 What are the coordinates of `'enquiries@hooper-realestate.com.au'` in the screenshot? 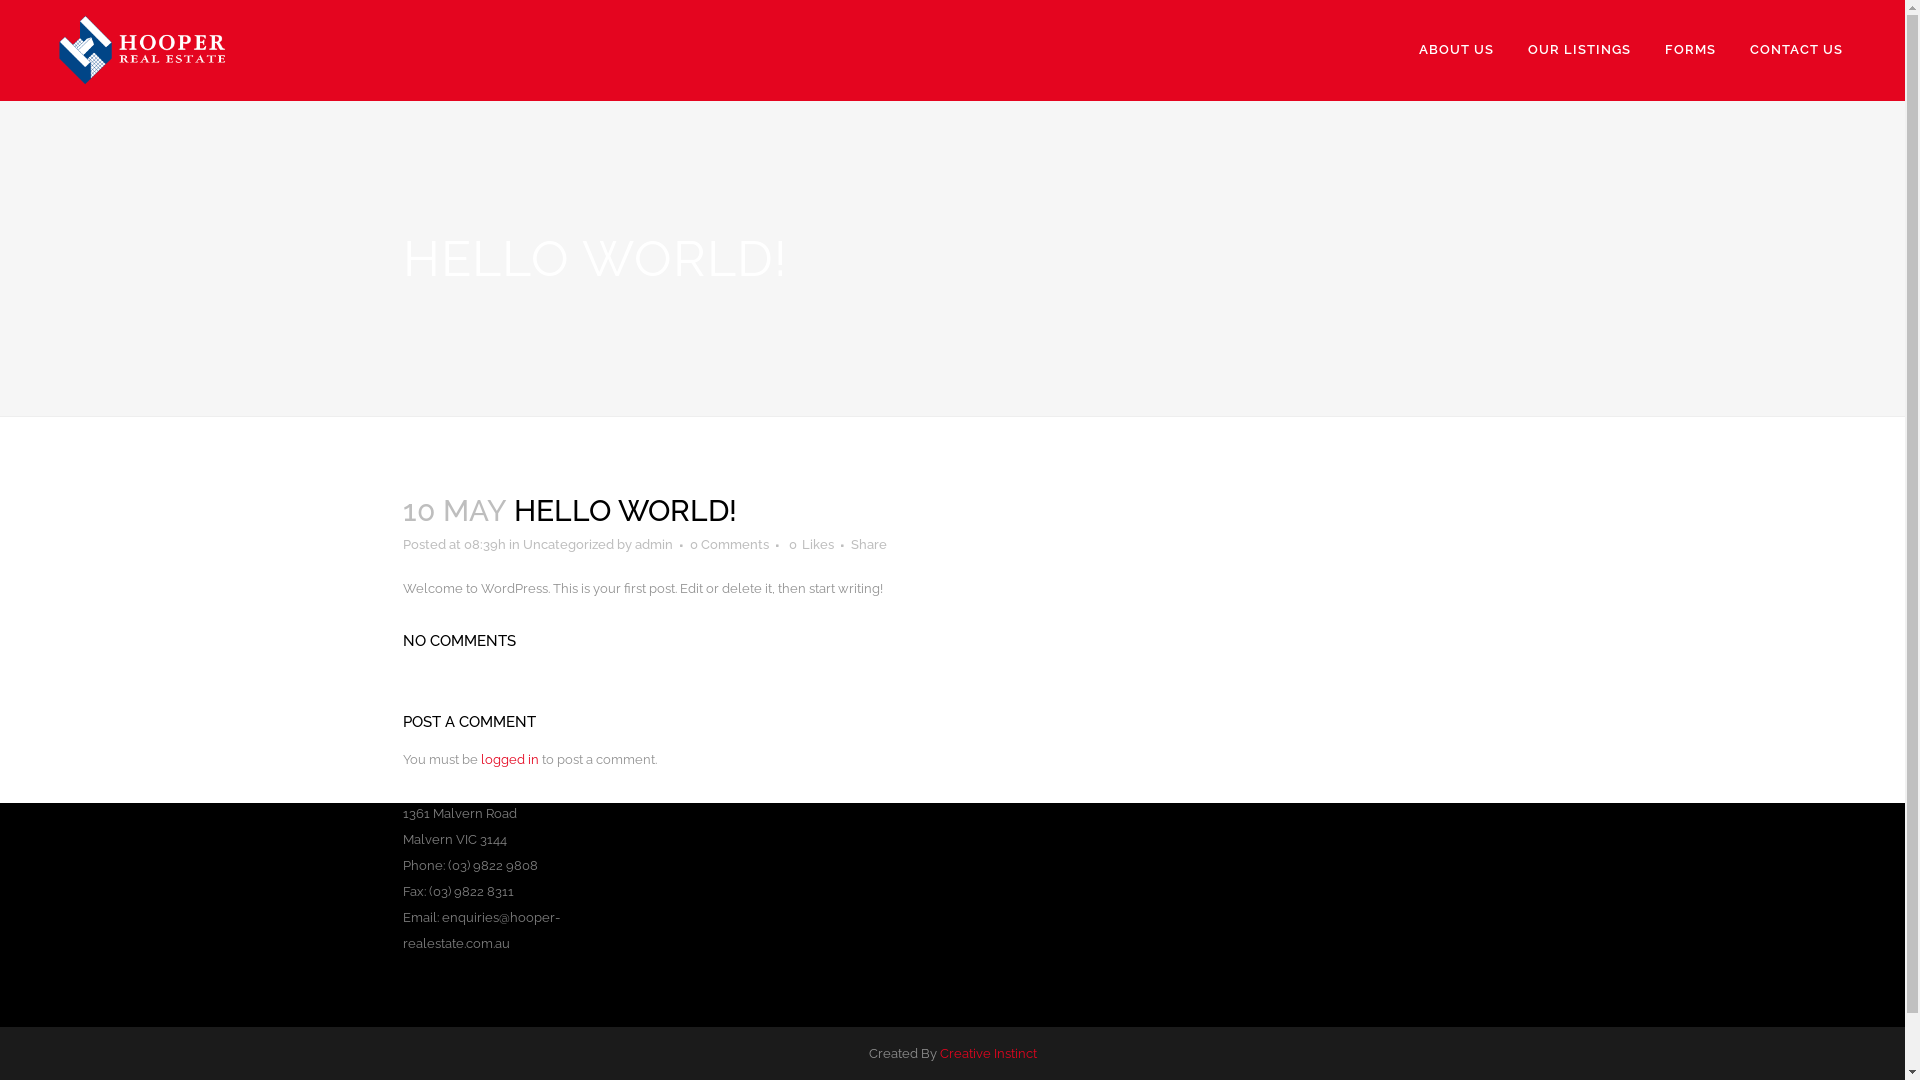 It's located at (480, 930).